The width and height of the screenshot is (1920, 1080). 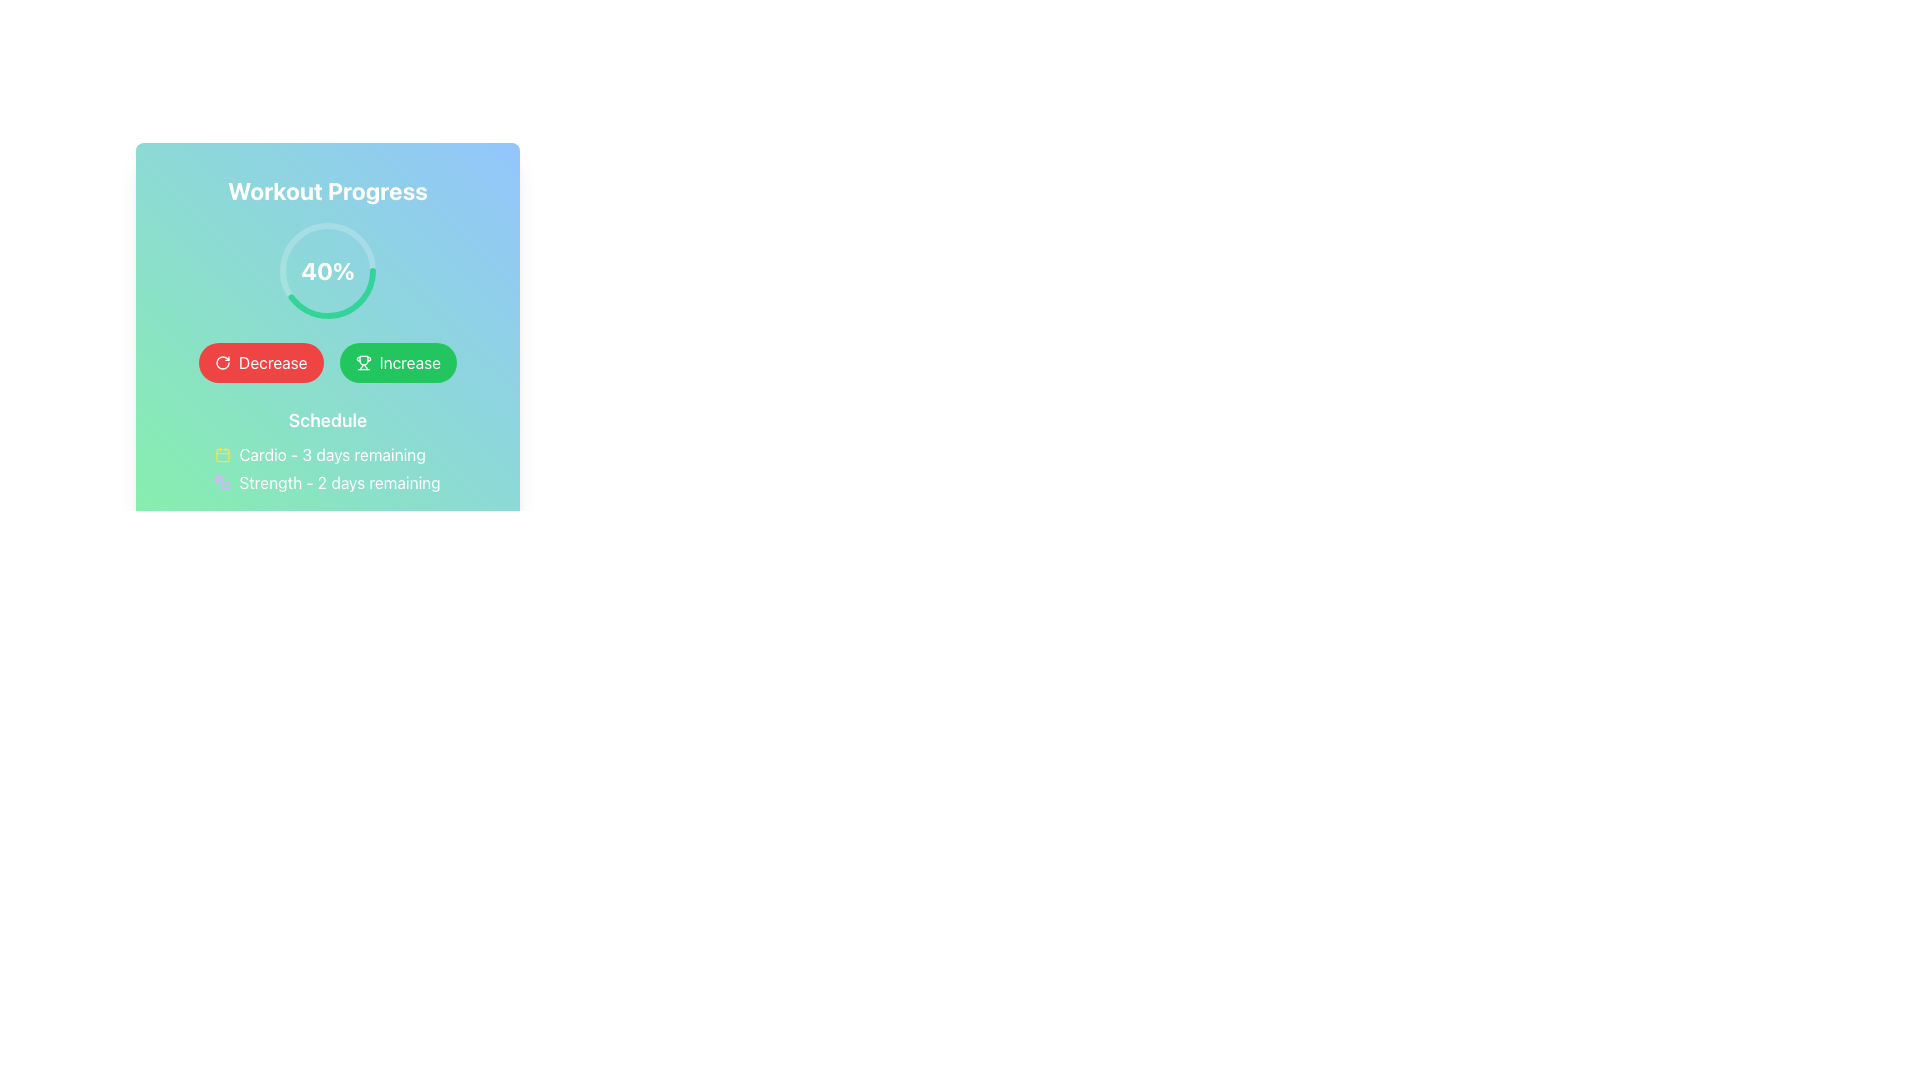 I want to click on the leftmost button that decreases the value, located directly below the '40%' progress indicator and to the left of the 'Increase' button, so click(x=260, y=362).